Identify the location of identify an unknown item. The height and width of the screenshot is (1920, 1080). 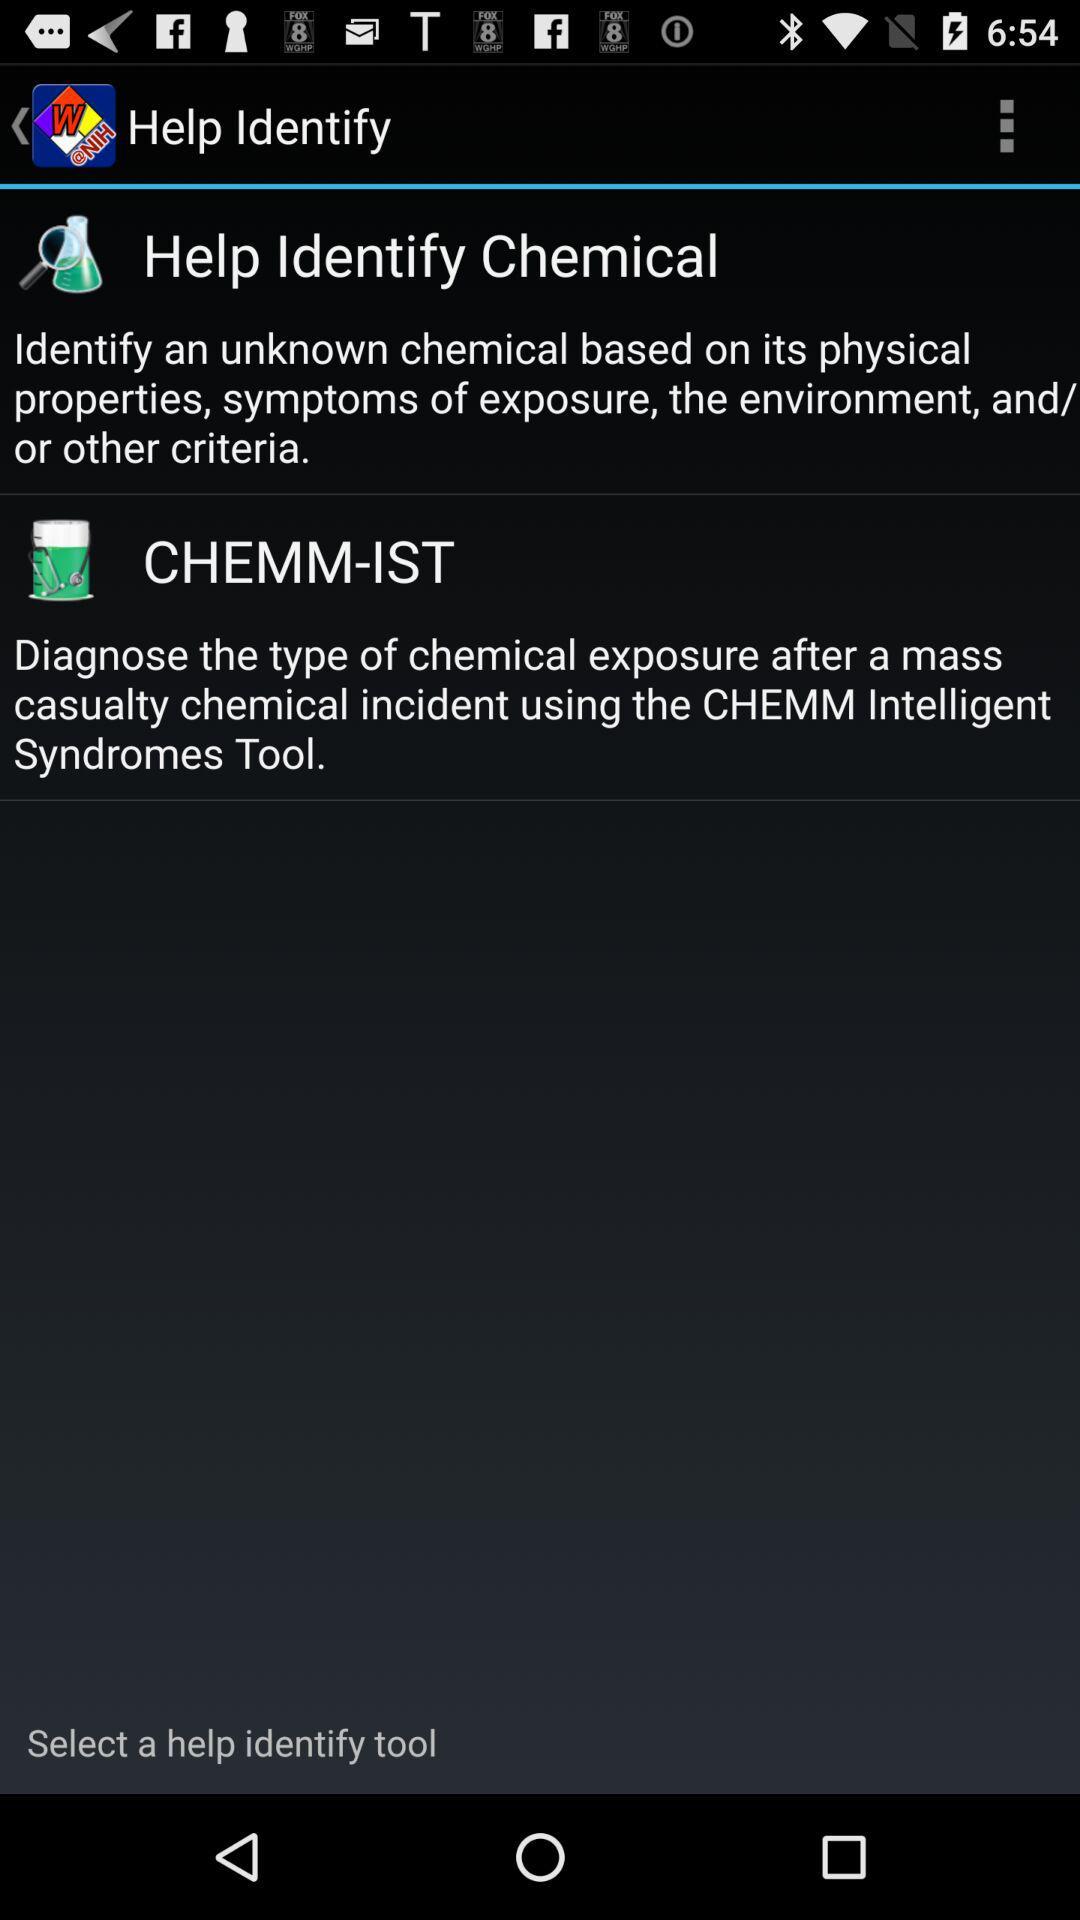
(546, 396).